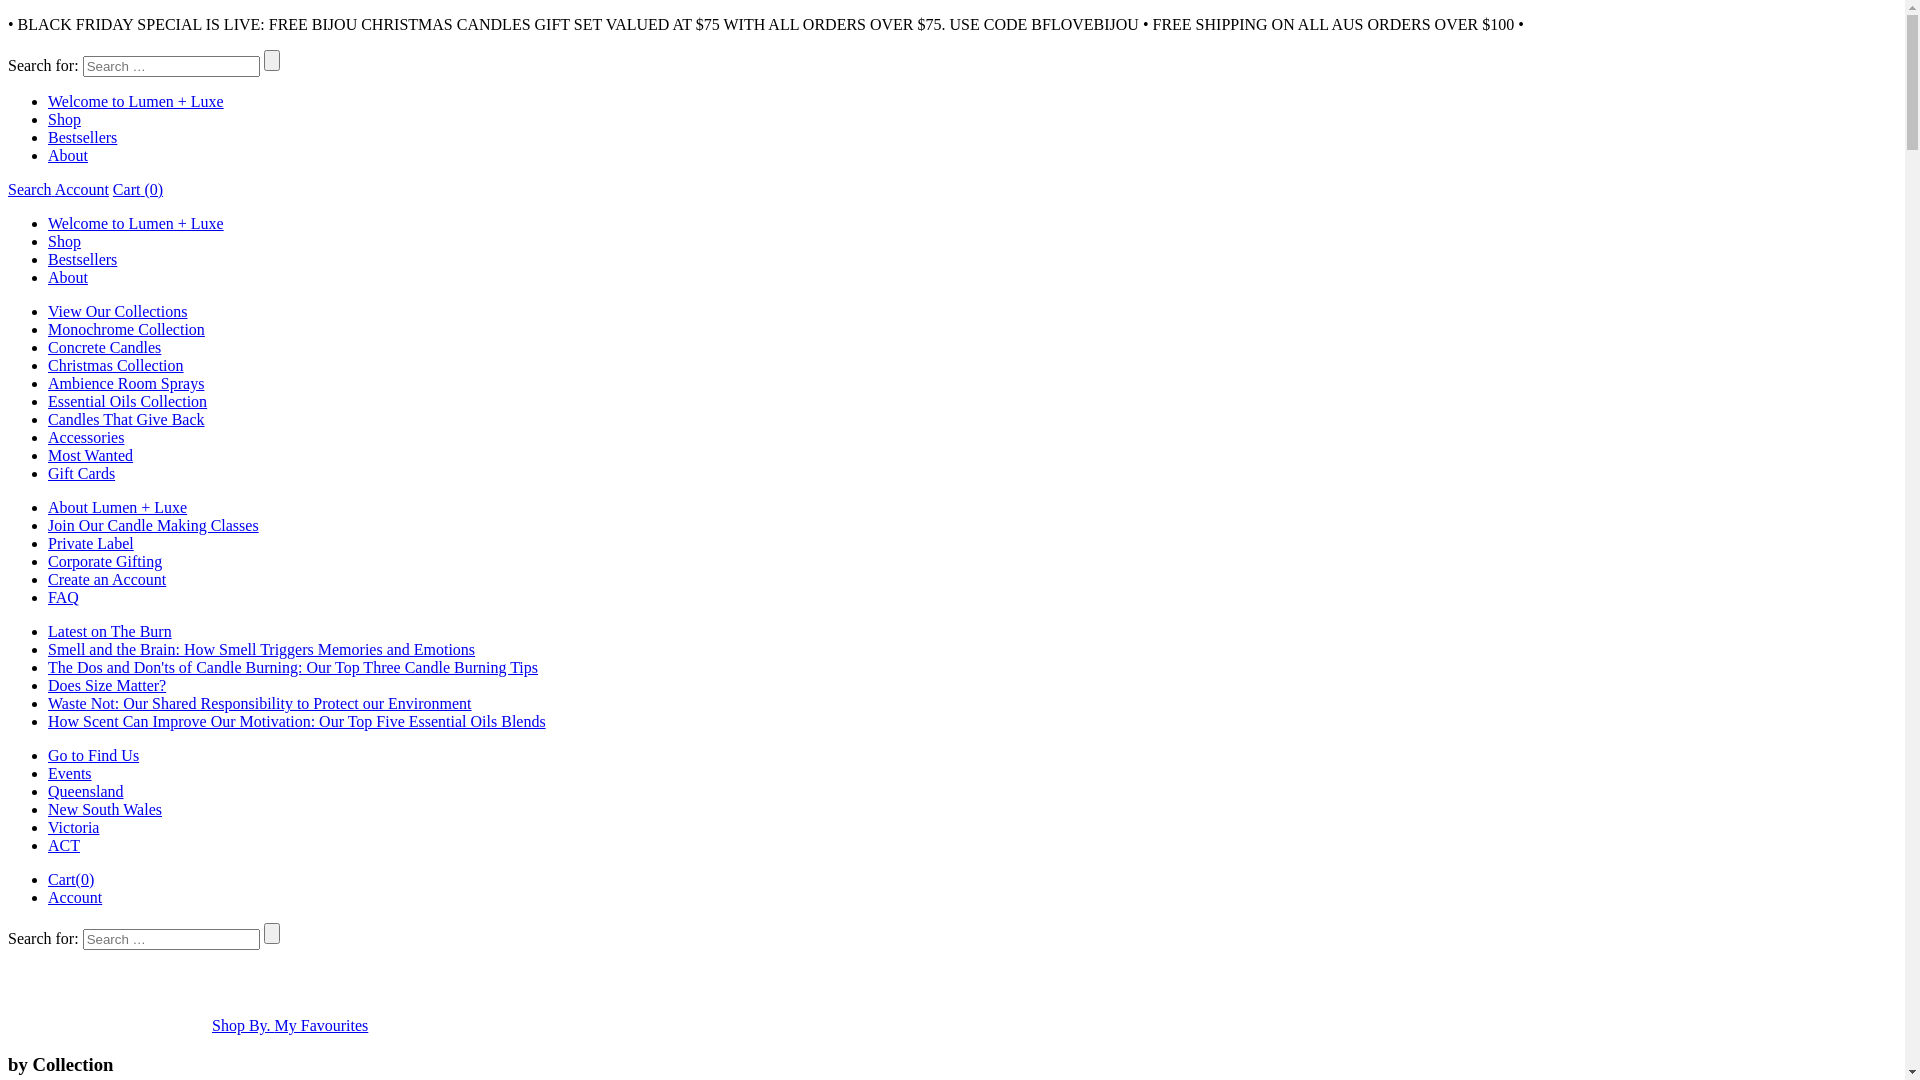 This screenshot has height=1080, width=1920. What do you see at coordinates (48, 524) in the screenshot?
I see `'Join Our Candle Making Classes'` at bounding box center [48, 524].